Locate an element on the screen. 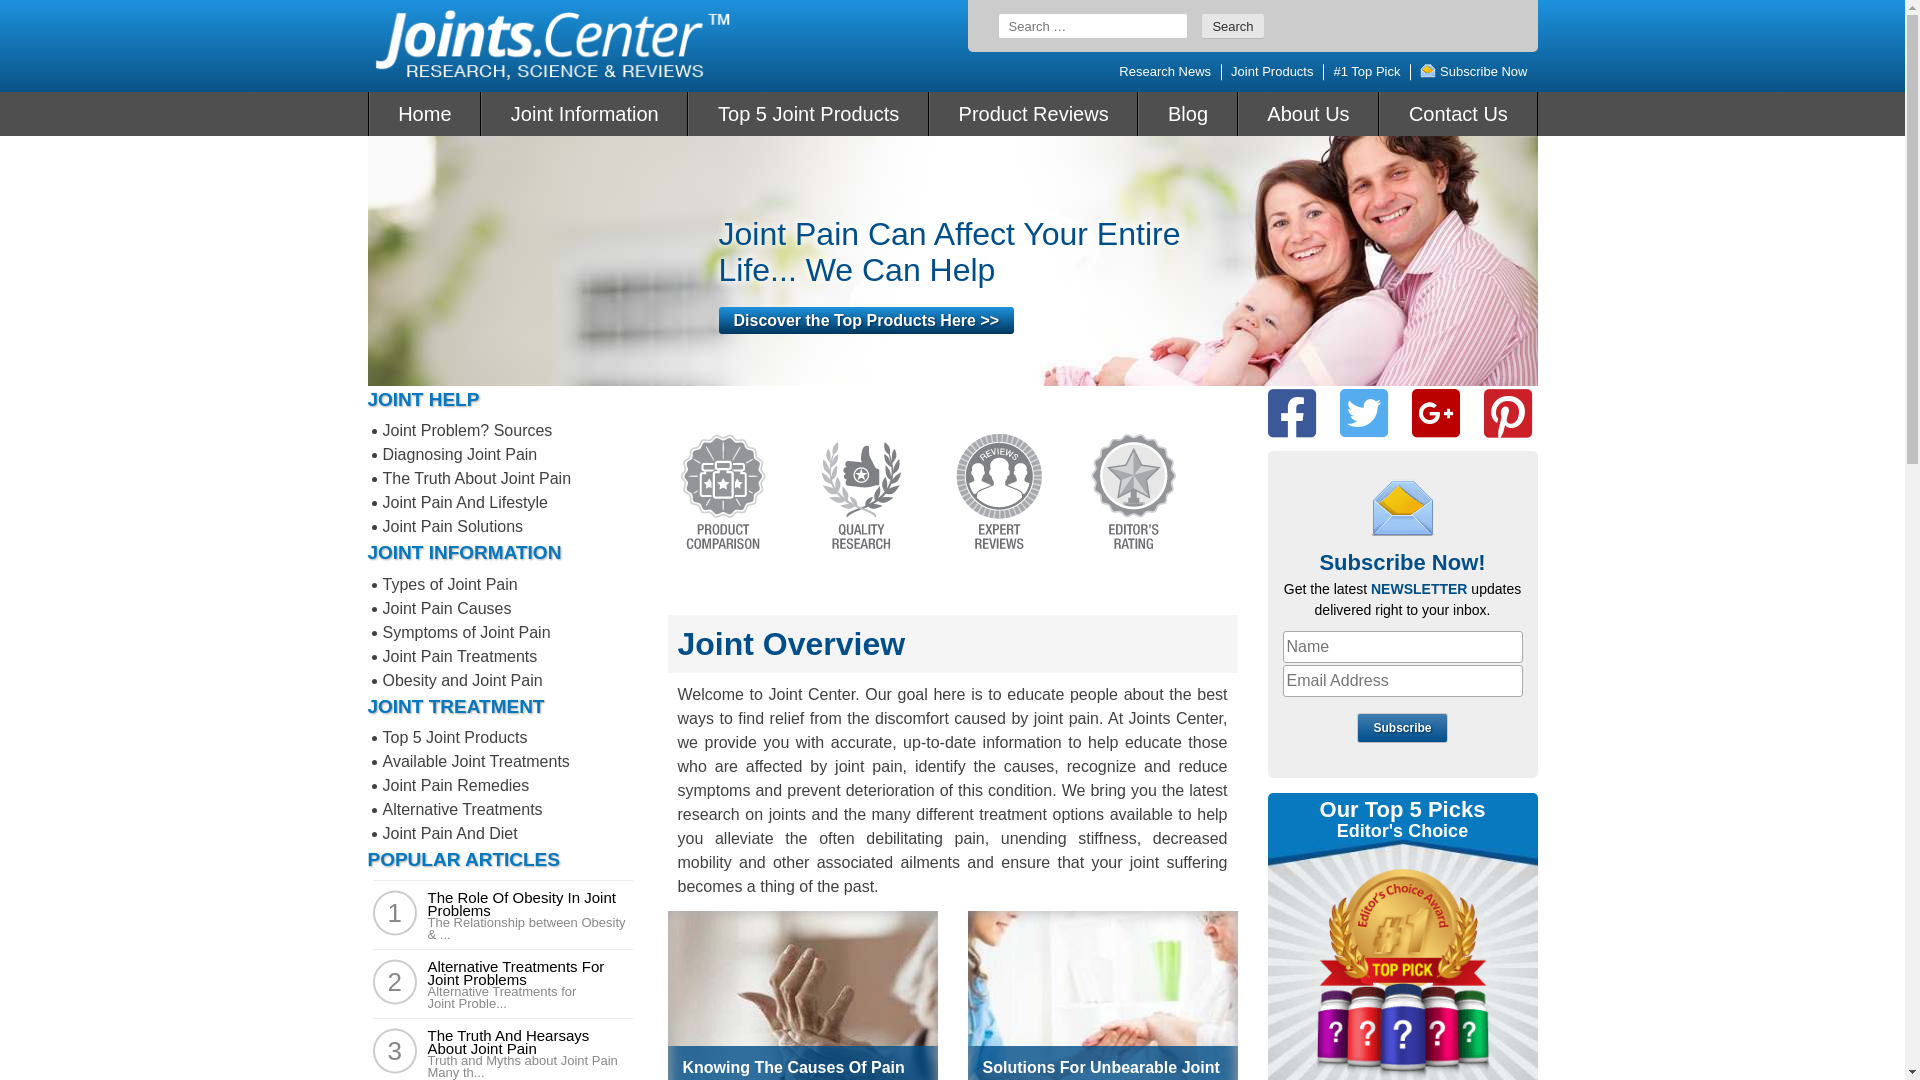  'Search' is located at coordinates (1200, 26).